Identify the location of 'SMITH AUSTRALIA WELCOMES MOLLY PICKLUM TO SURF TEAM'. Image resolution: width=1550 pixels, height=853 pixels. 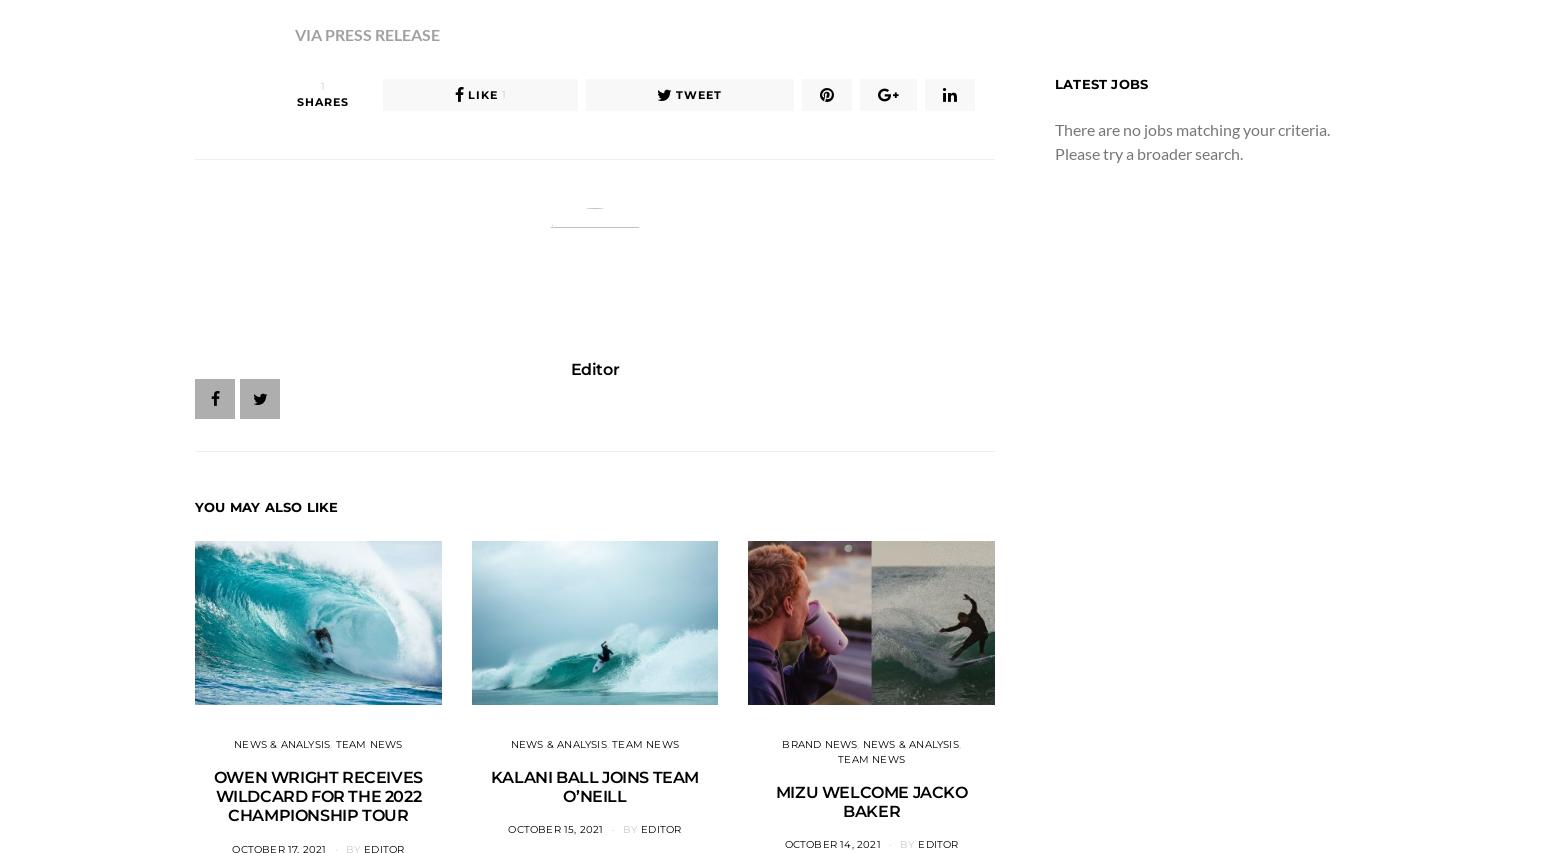
(1423, 810).